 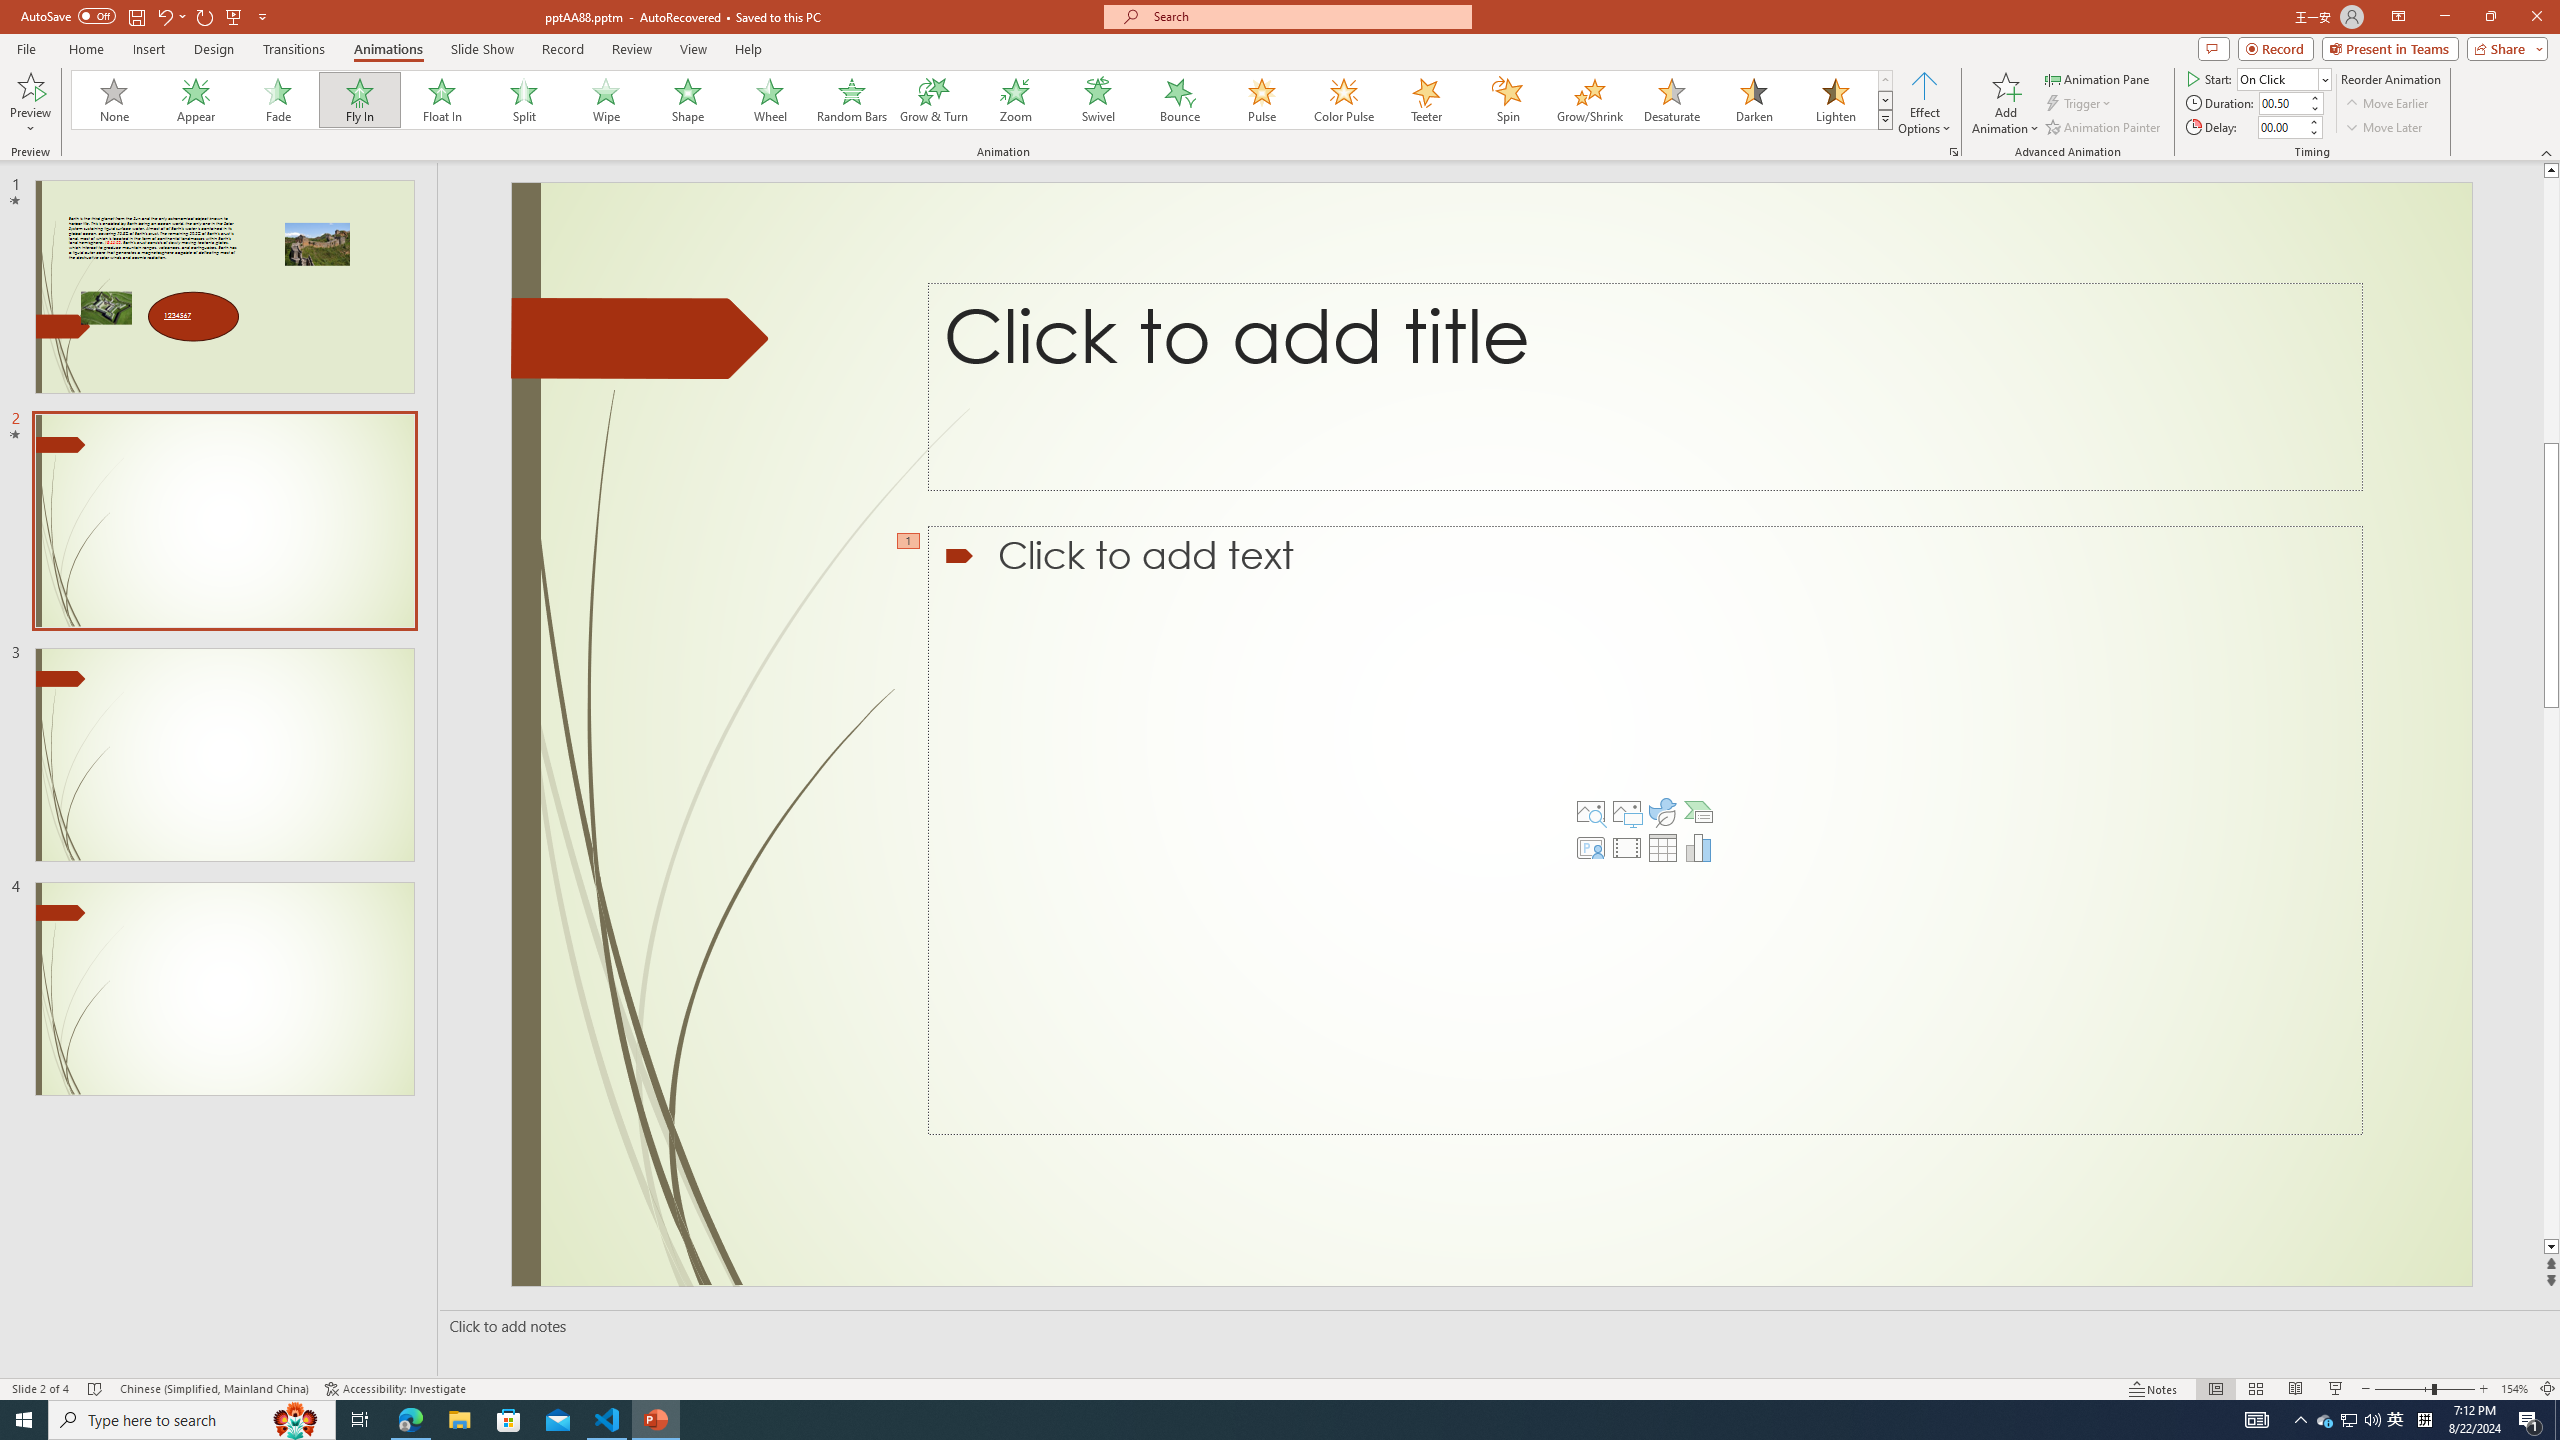 What do you see at coordinates (359, 99) in the screenshot?
I see `'Fly In'` at bounding box center [359, 99].